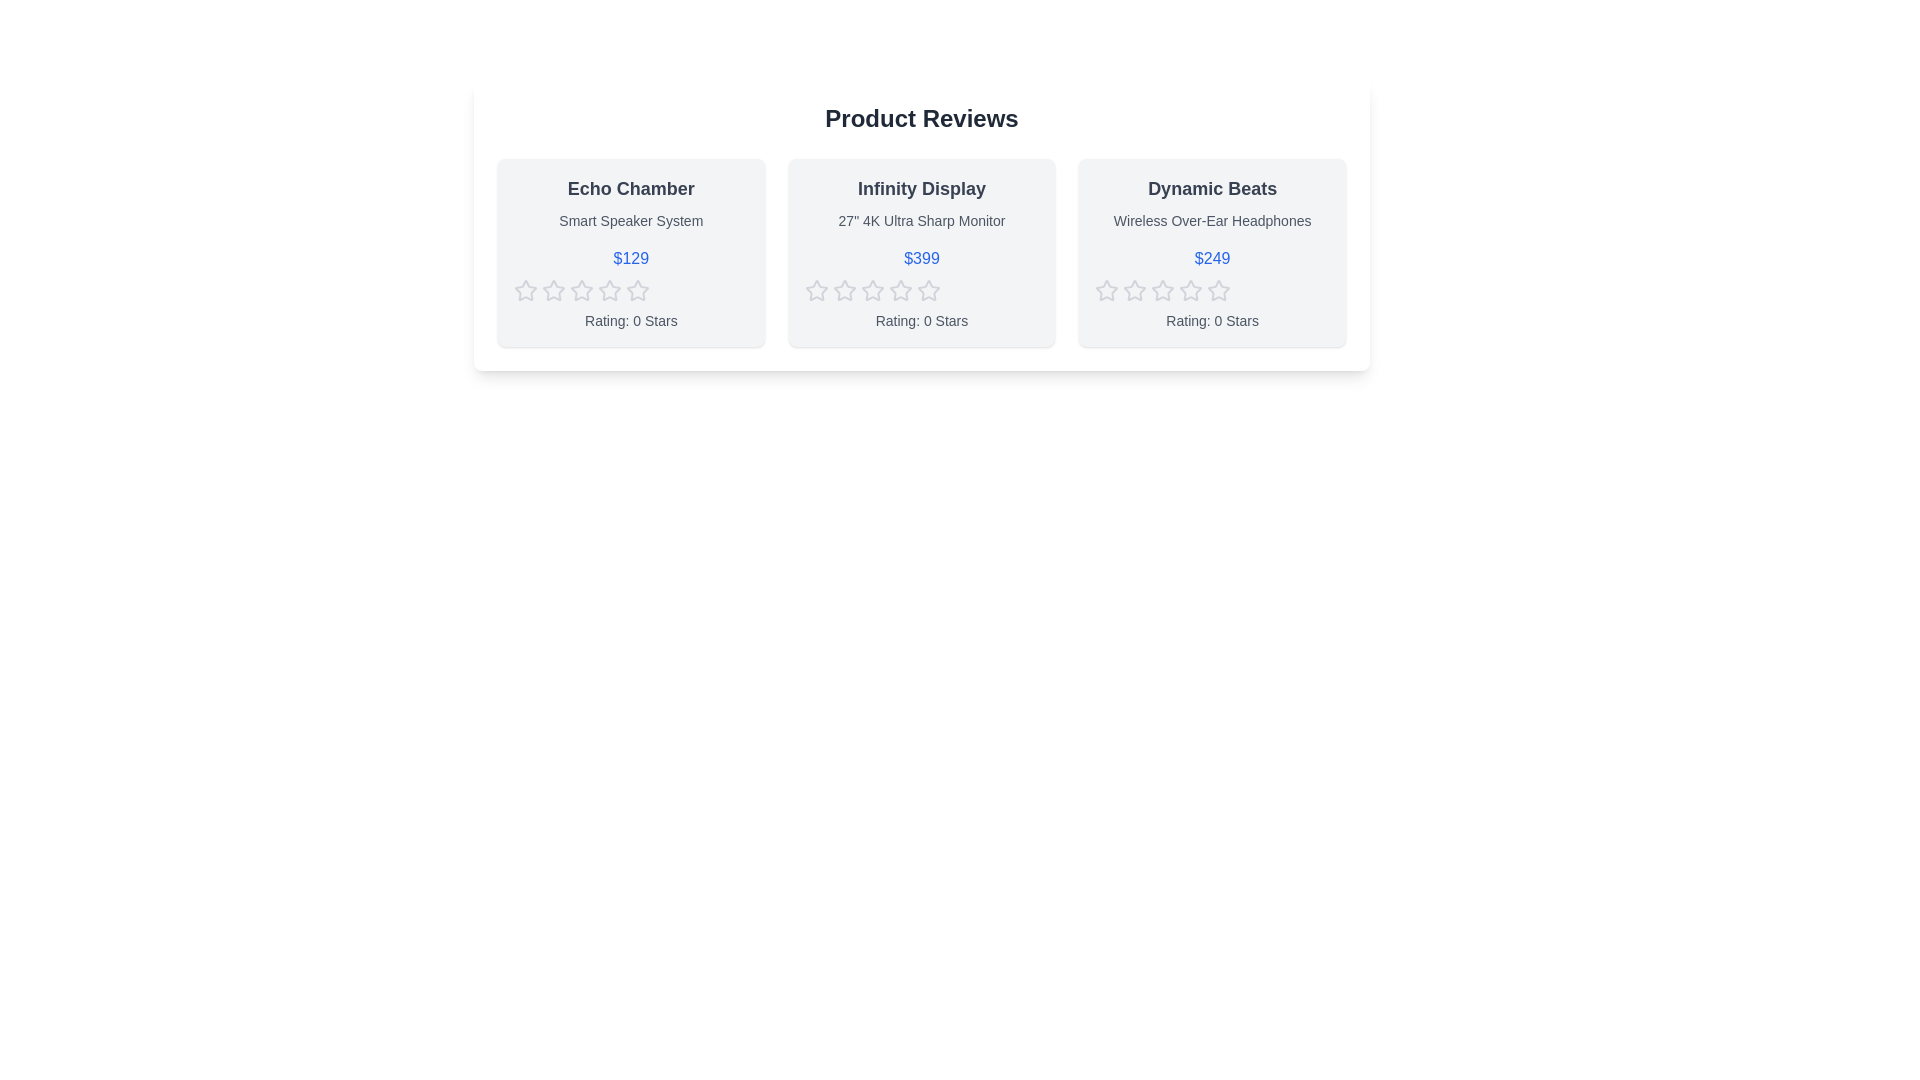  I want to click on the text label that reads 'Smart Speaker System', which is styled in gray and positioned below the product title 'Echo Chamber' and above the pricing information '$129', so click(630, 220).